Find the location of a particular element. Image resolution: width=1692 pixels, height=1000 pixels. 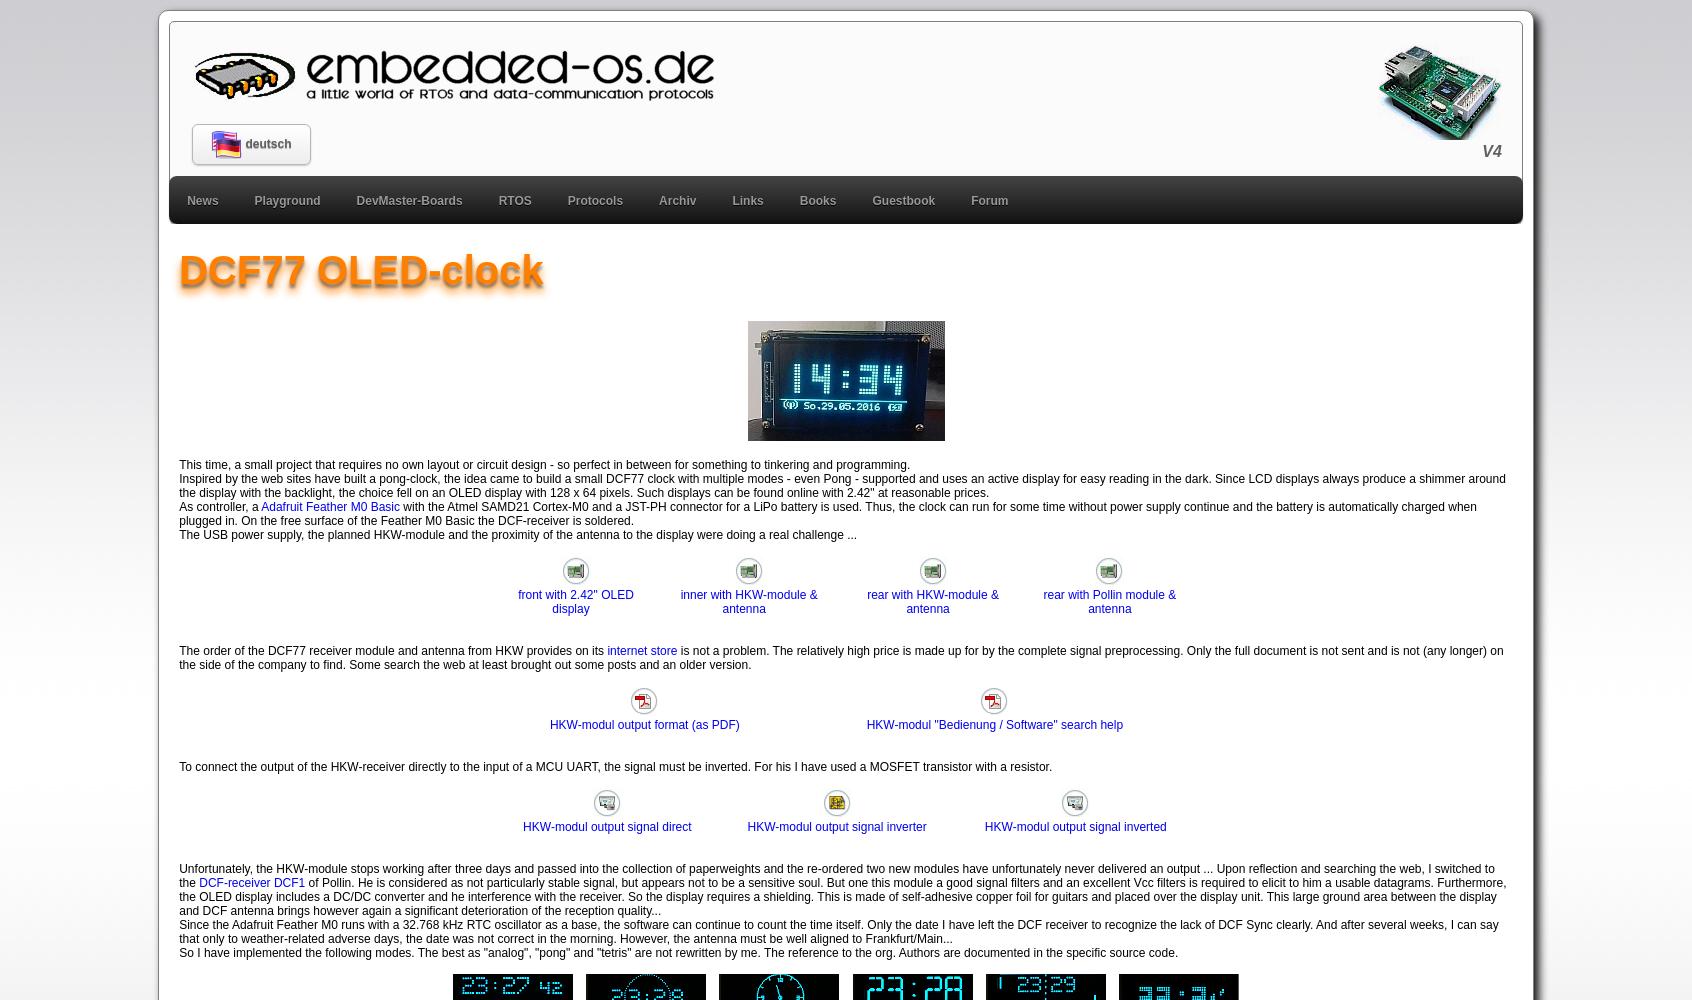

'rear with Pollin module & antenna' is located at coordinates (1109, 600).